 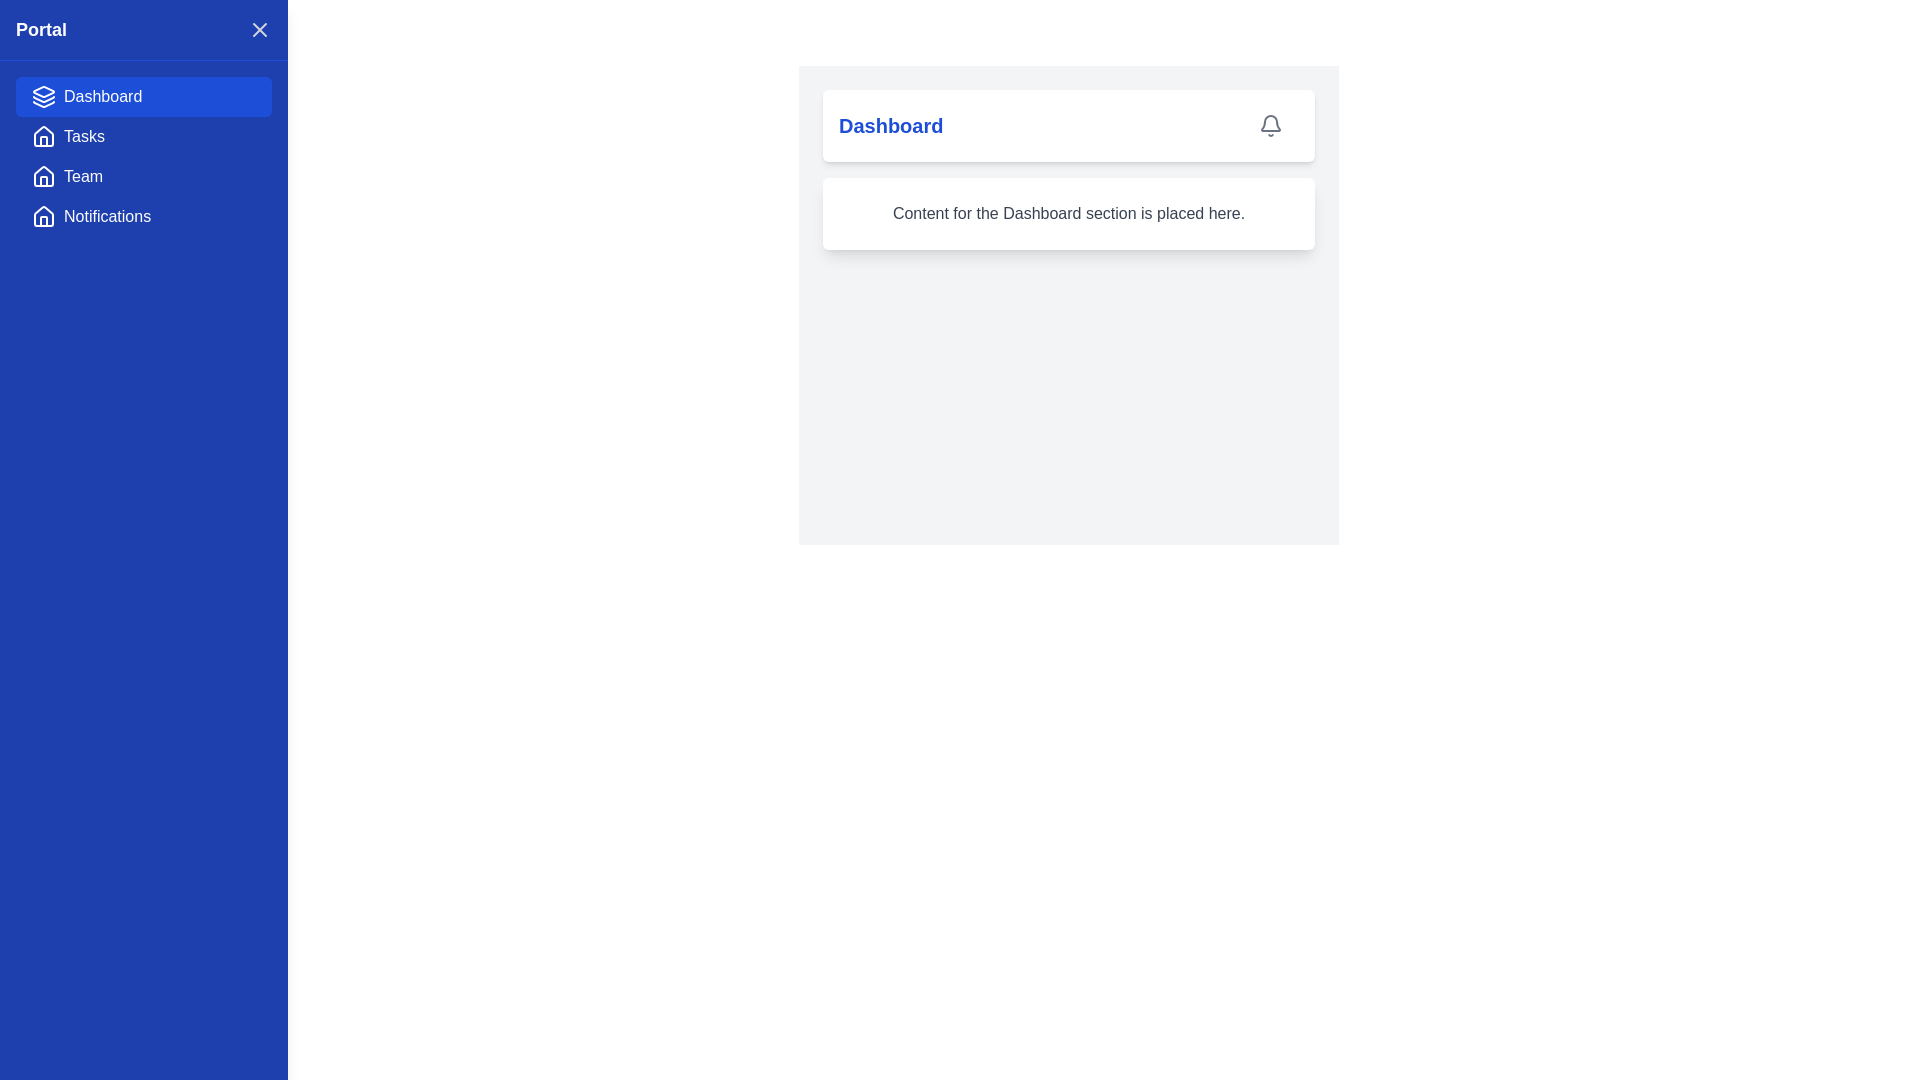 What do you see at coordinates (43, 140) in the screenshot?
I see `the lower part of the house icon representing the 'Tasks' option in the left sidebar menu of the application` at bounding box center [43, 140].